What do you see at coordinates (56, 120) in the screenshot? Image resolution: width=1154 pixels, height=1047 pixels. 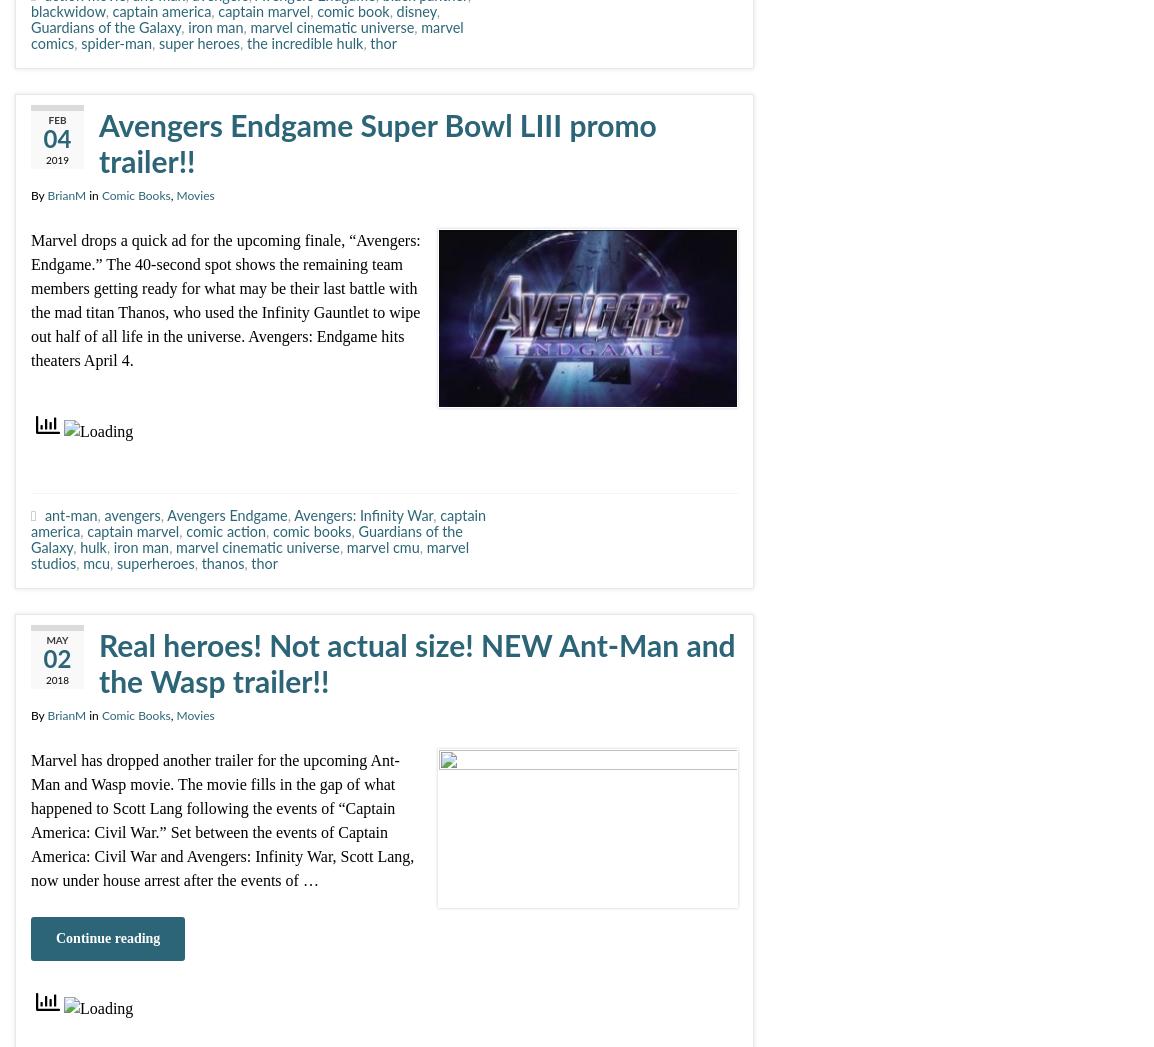 I see `'Feb'` at bounding box center [56, 120].